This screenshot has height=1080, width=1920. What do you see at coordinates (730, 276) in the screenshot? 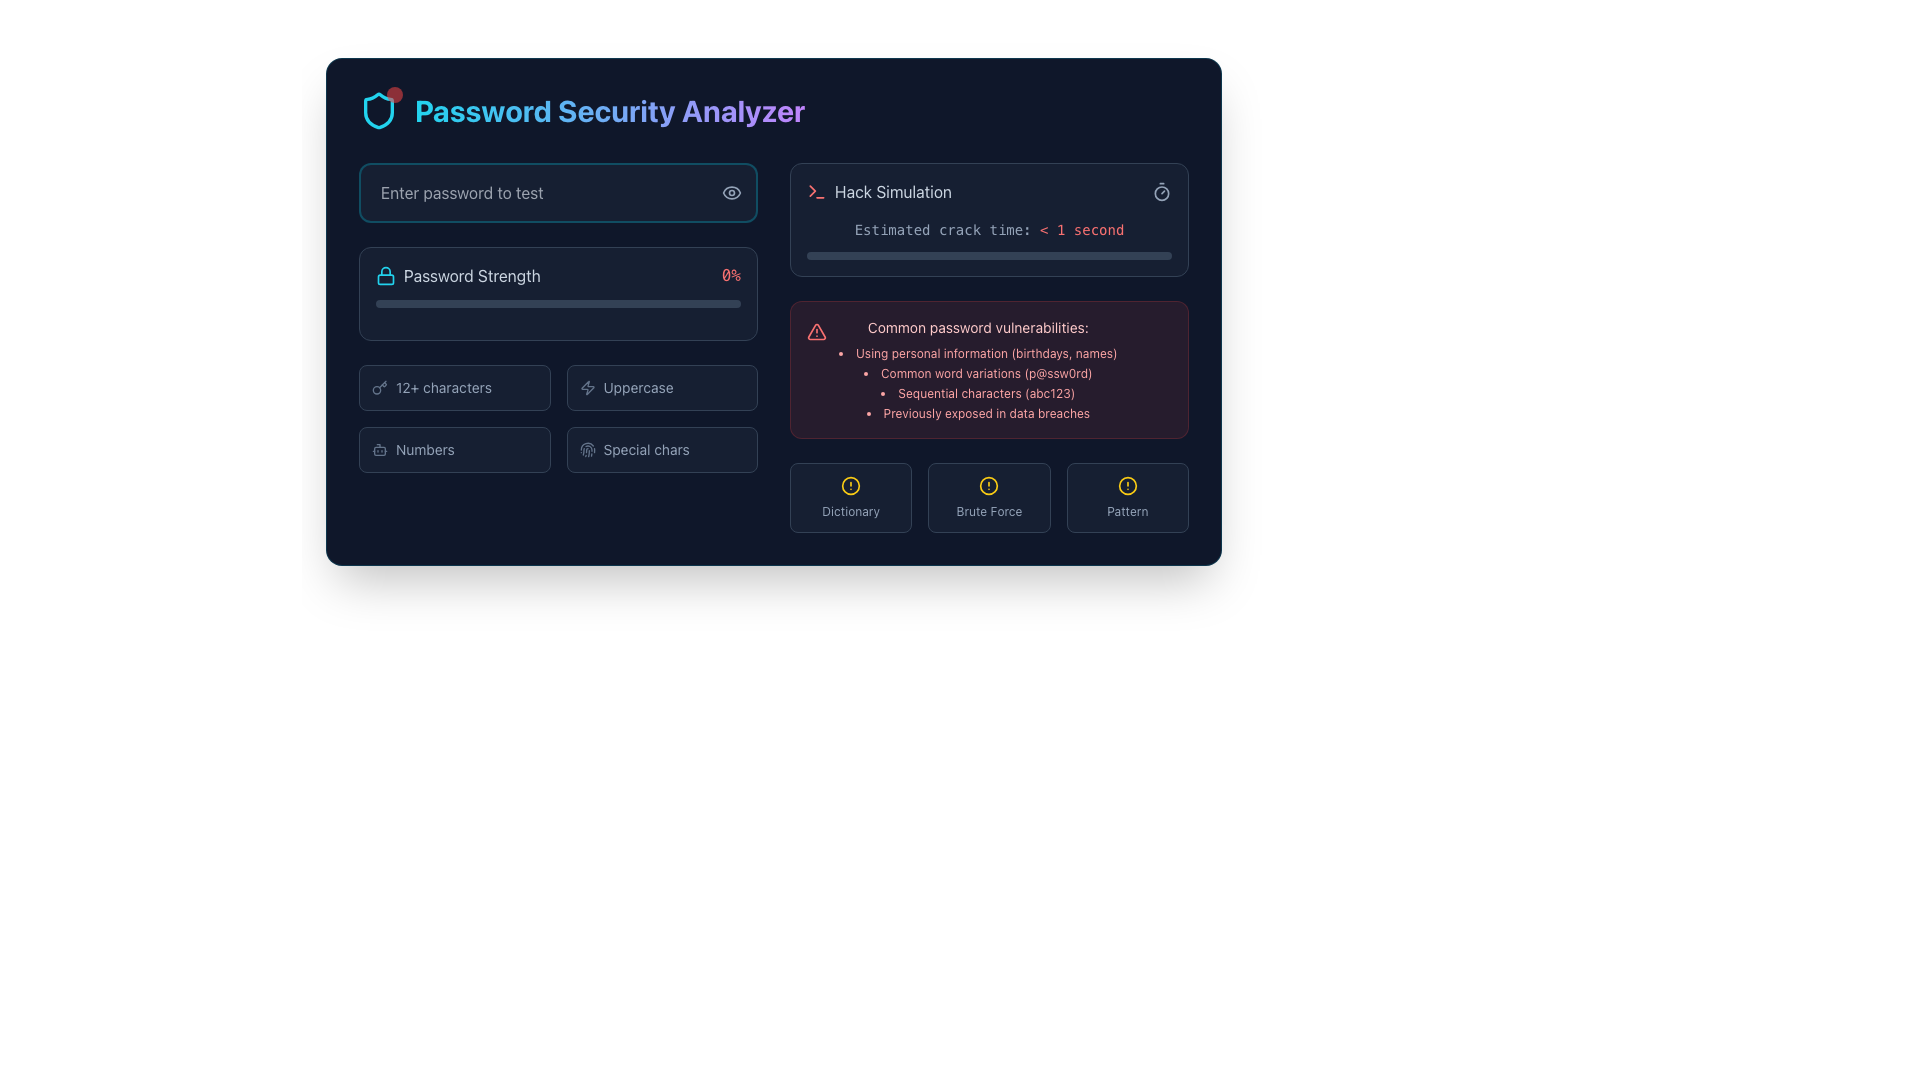
I see `the static text element displaying '0%' in red color, located to the right of the 'Password Strength' label` at bounding box center [730, 276].